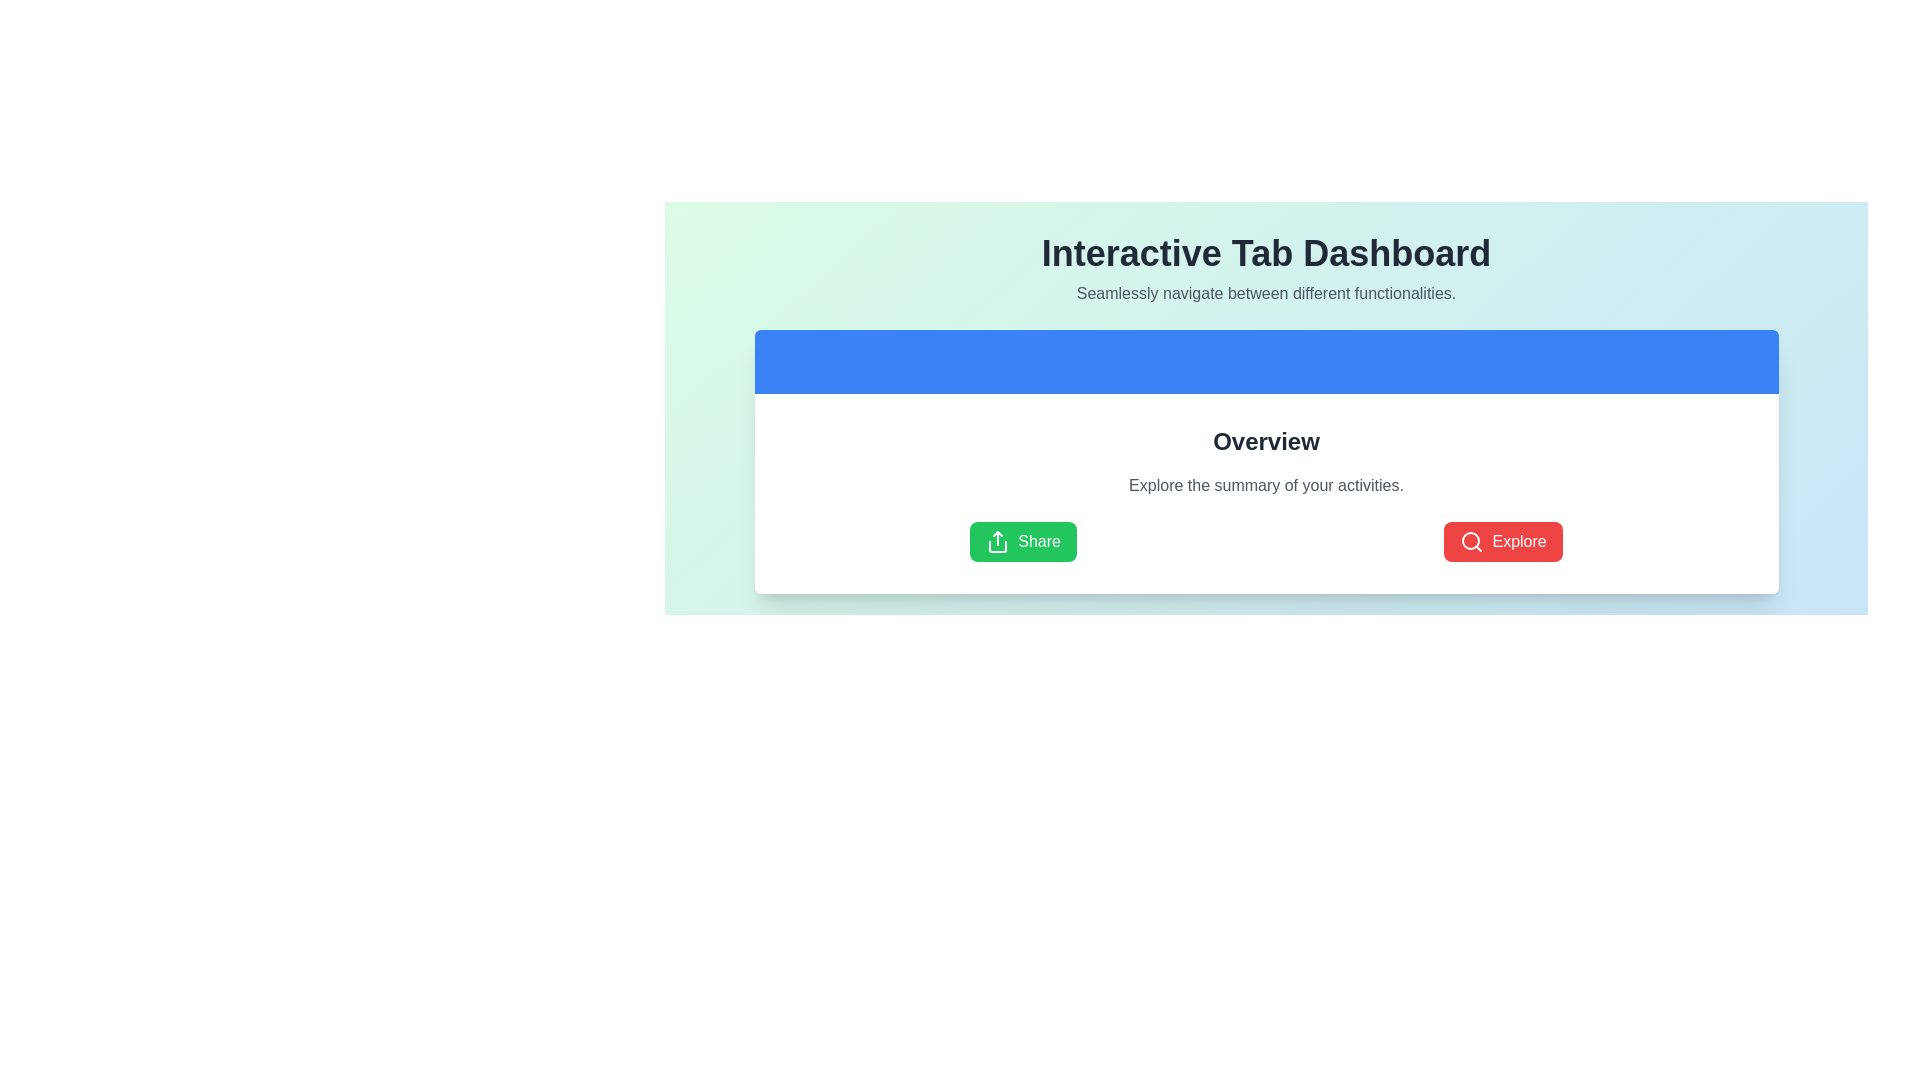  What do you see at coordinates (1023, 542) in the screenshot?
I see `the share button located to the left of the red 'Explore' button, which is part of a group of buttons below the 'Overview' section` at bounding box center [1023, 542].